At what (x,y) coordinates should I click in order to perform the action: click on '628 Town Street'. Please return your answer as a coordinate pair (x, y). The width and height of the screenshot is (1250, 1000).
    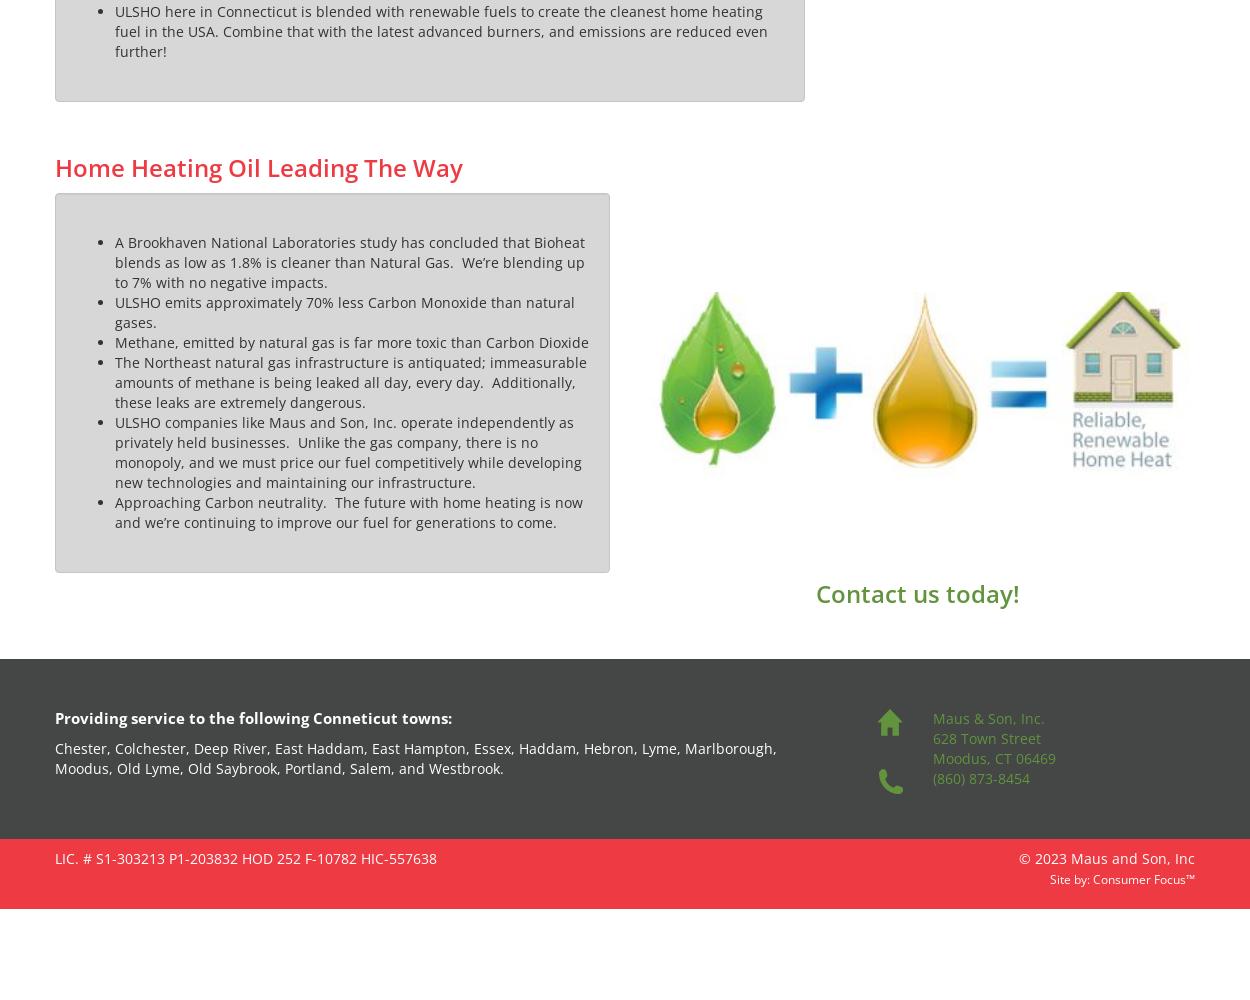
    Looking at the image, I should click on (984, 737).